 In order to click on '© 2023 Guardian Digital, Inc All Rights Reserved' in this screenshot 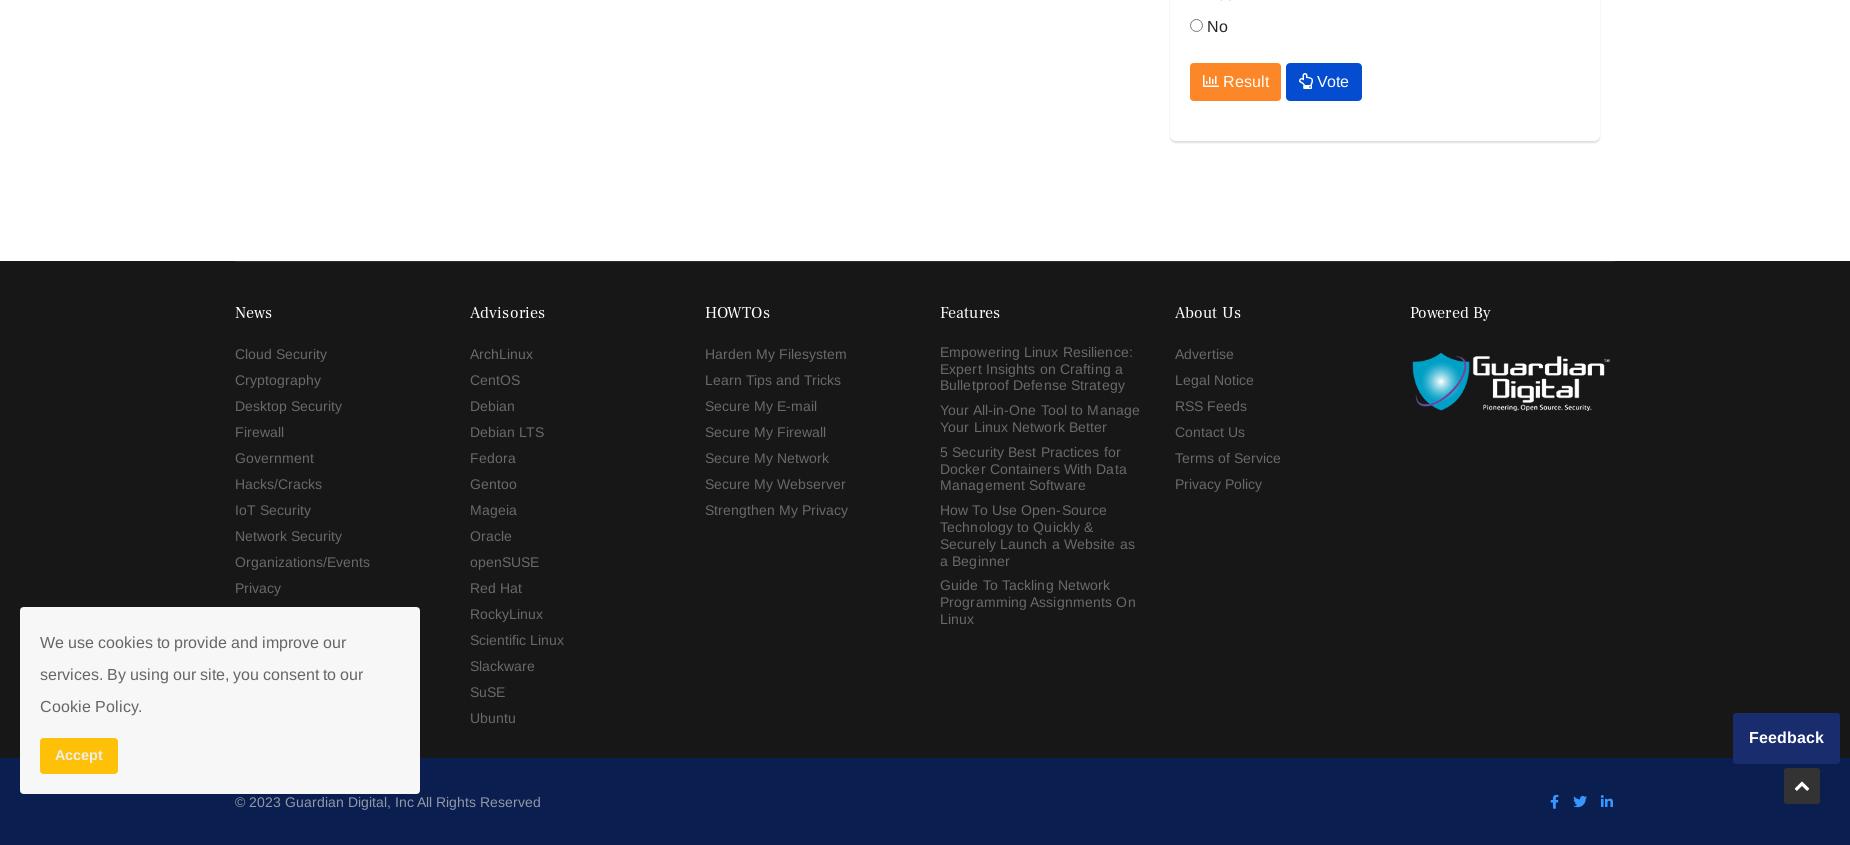, I will do `click(386, 297)`.